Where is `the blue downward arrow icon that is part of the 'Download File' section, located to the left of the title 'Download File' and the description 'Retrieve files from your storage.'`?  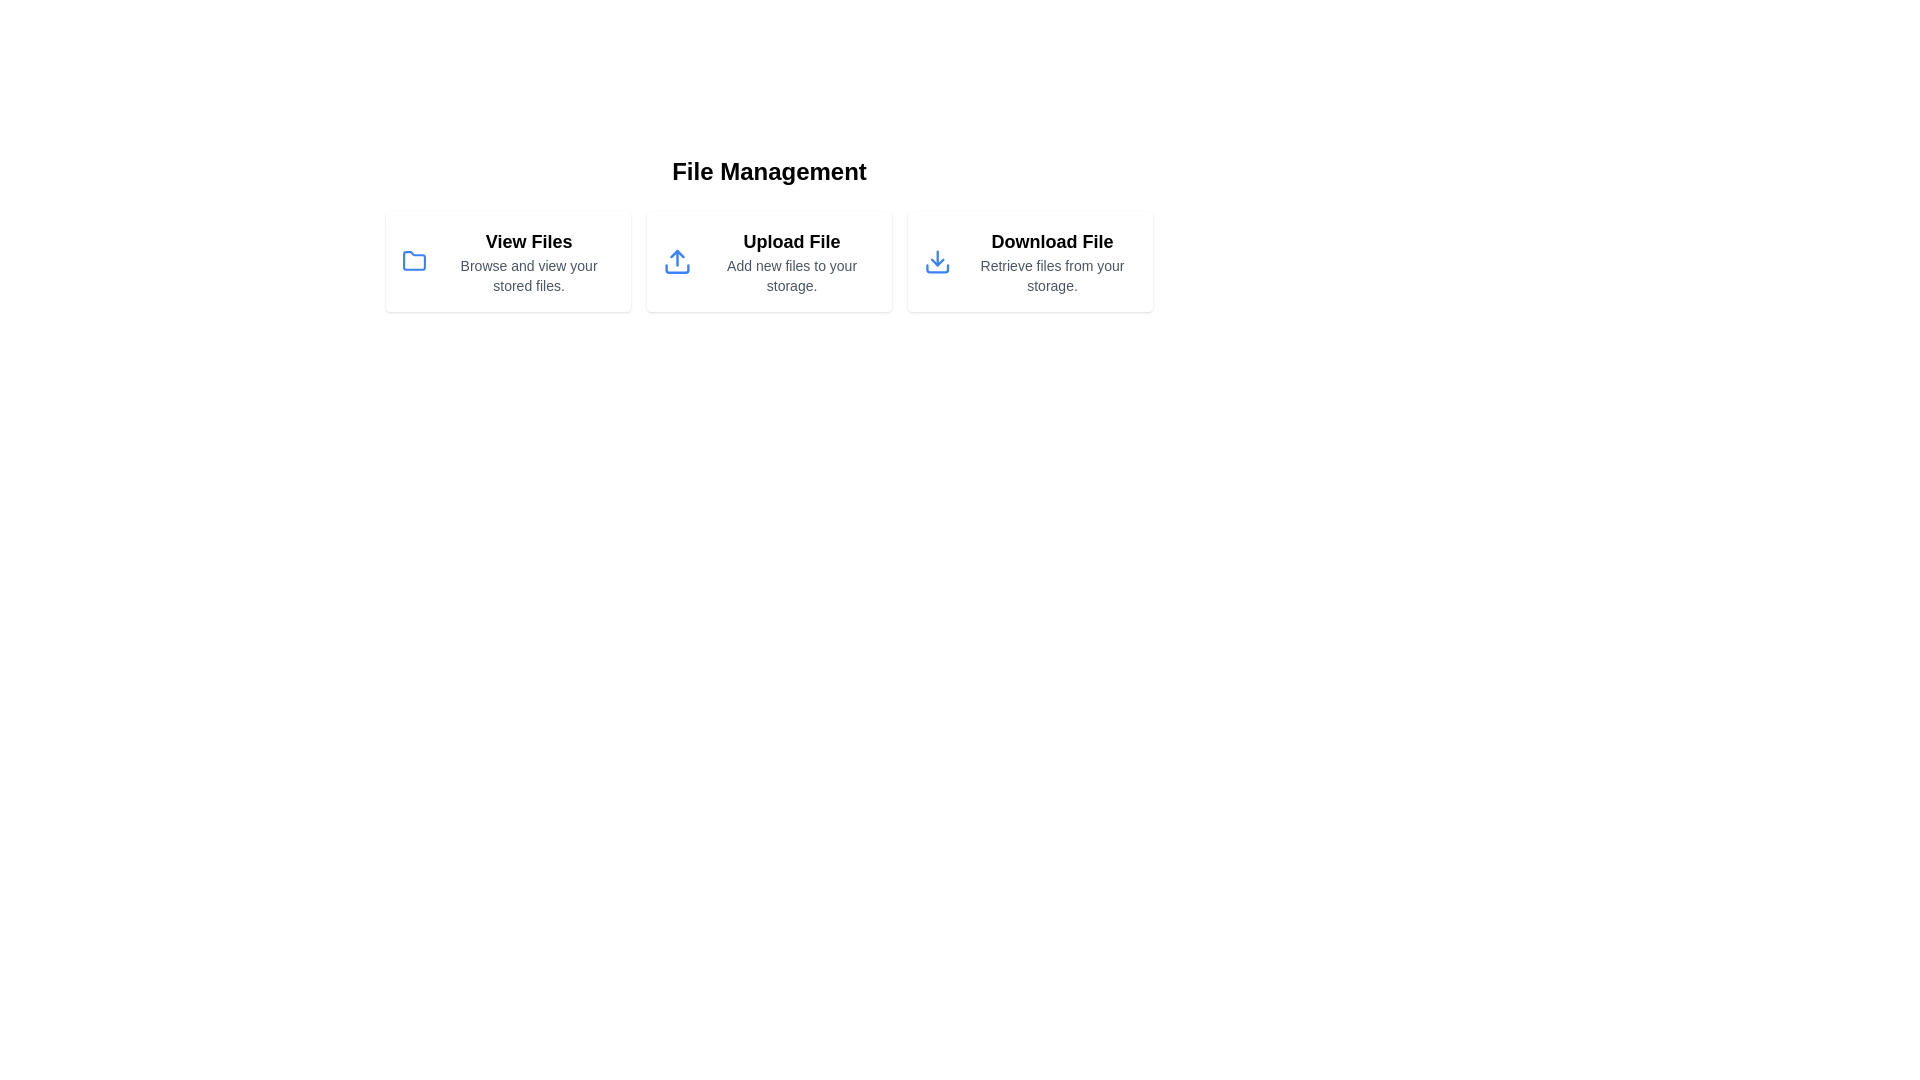 the blue downward arrow icon that is part of the 'Download File' section, located to the left of the title 'Download File' and the description 'Retrieve files from your storage.' is located at coordinates (936, 261).